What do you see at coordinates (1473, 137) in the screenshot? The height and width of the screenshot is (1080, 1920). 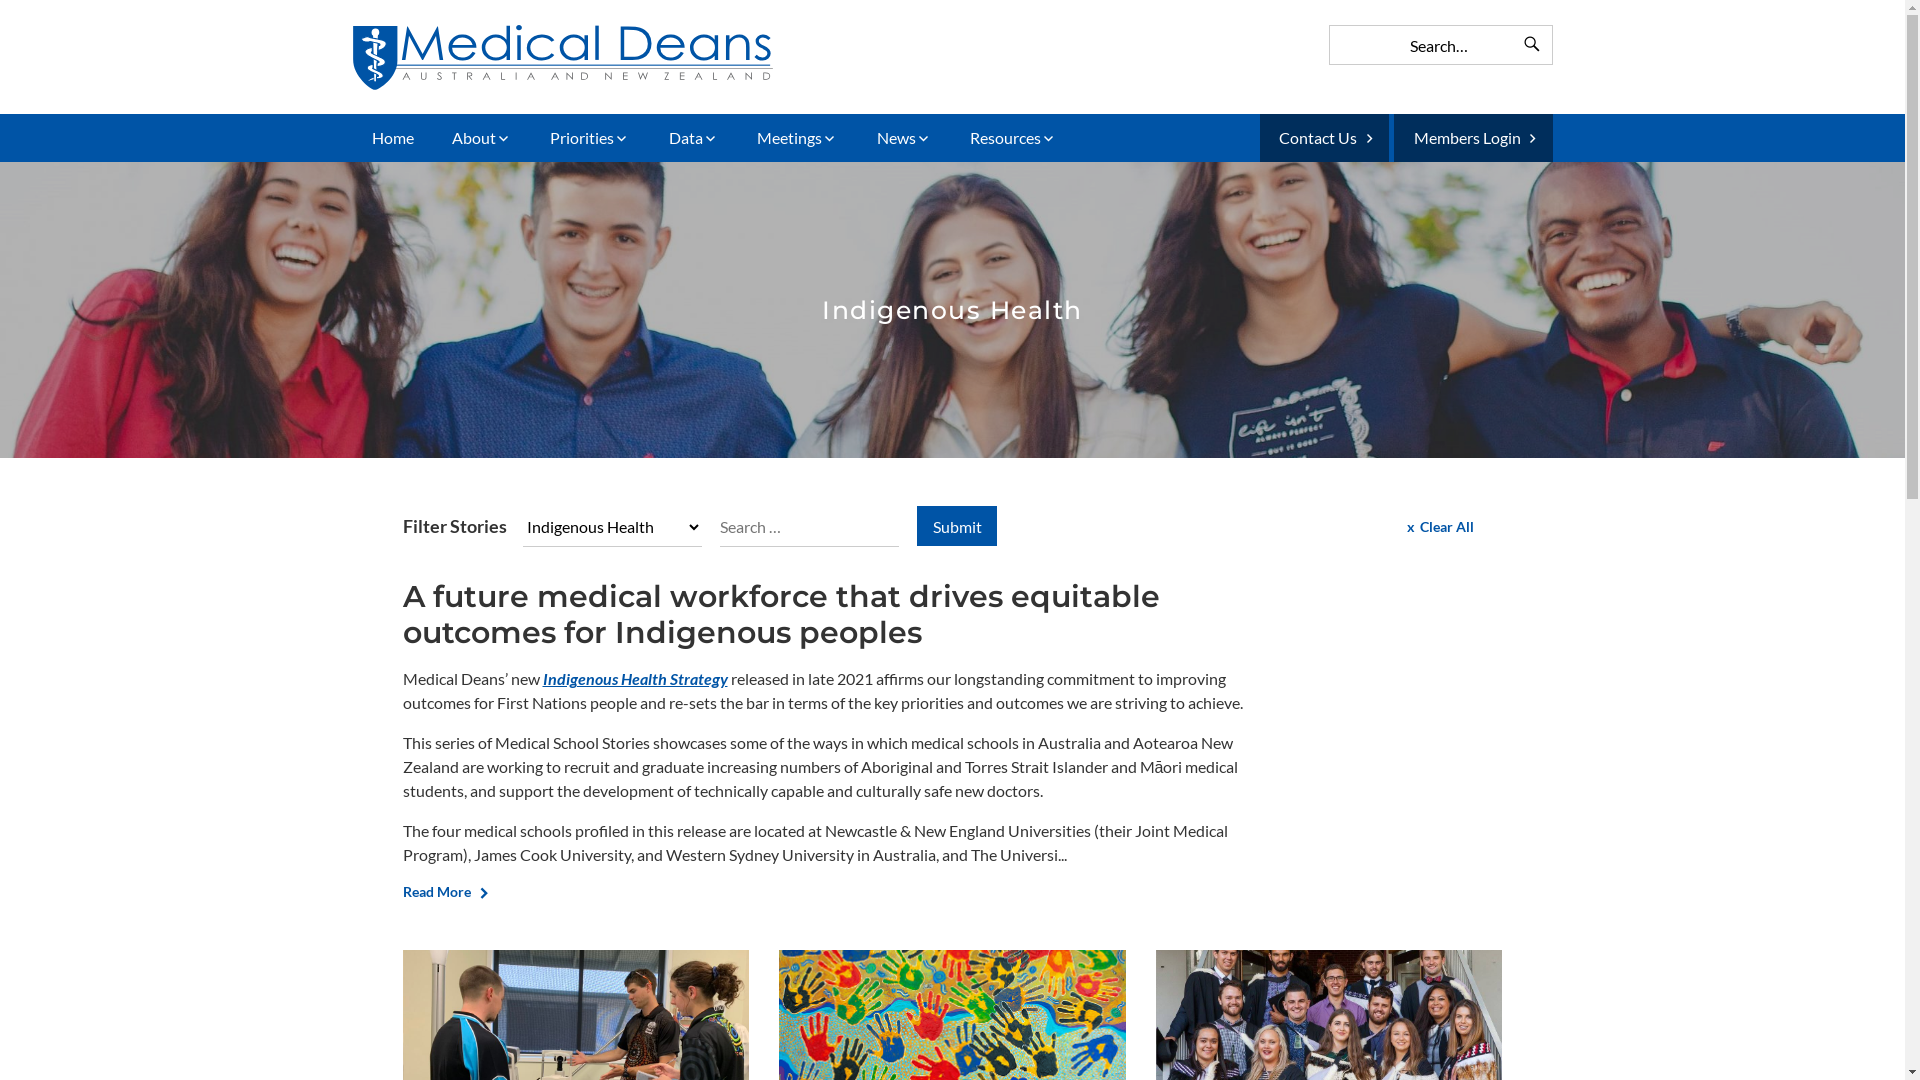 I see `'Members Login'` at bounding box center [1473, 137].